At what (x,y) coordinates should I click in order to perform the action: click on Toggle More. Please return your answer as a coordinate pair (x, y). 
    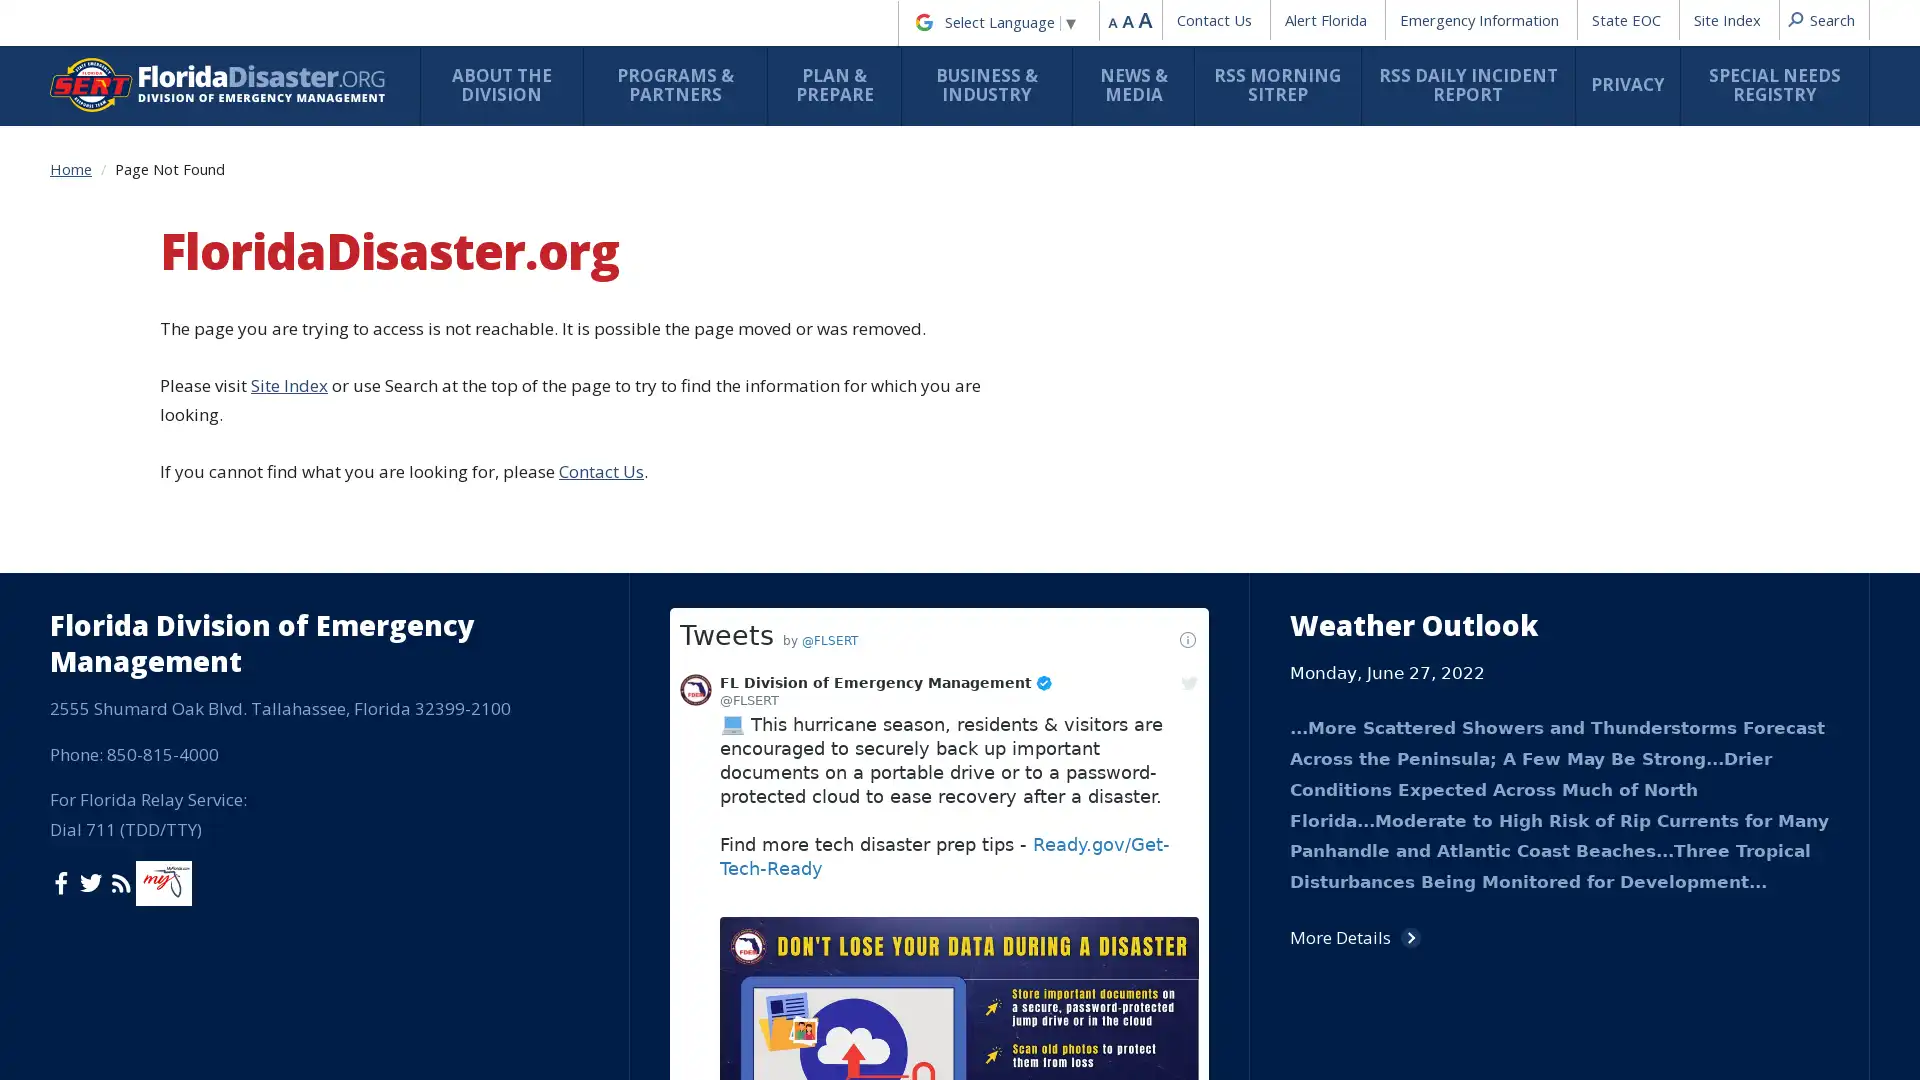
    Looking at the image, I should click on (1002, 765).